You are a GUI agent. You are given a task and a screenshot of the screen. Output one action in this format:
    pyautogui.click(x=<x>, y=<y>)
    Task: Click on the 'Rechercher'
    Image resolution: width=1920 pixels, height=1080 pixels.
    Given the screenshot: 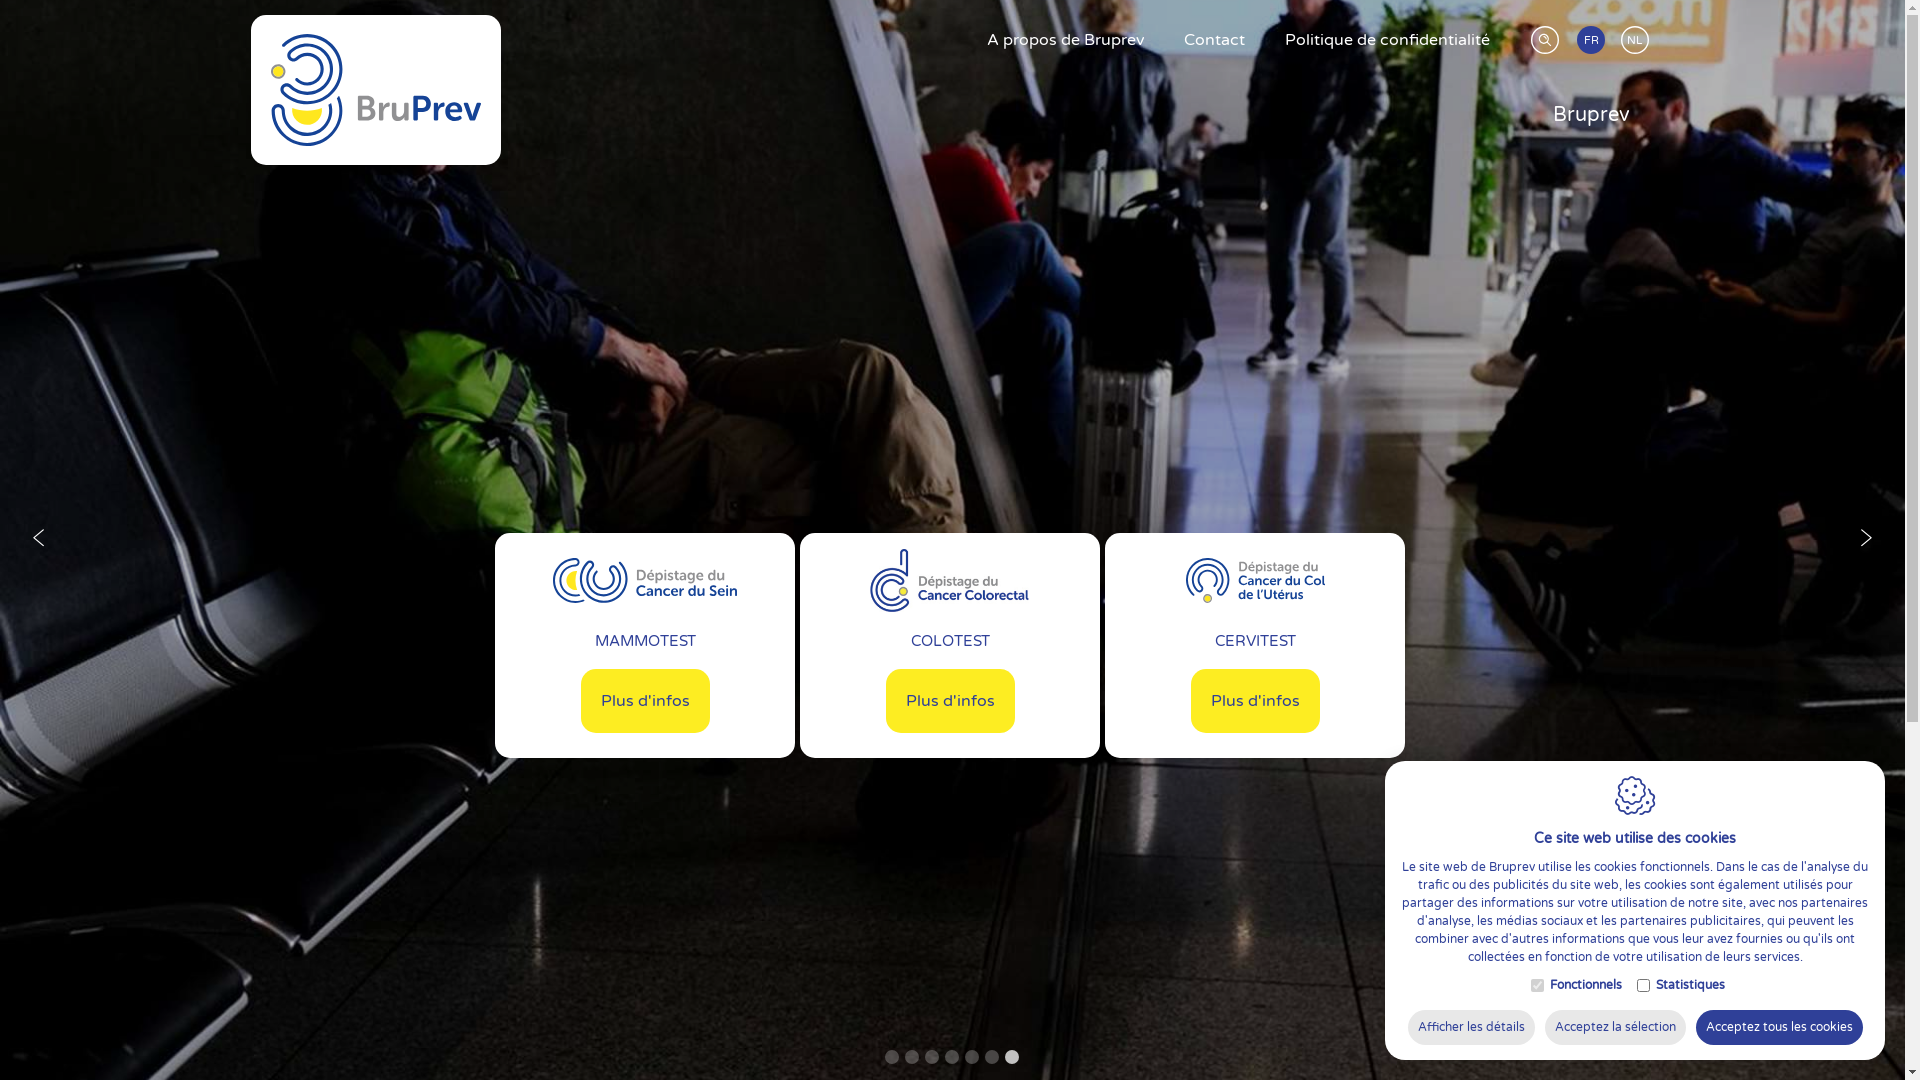 What is the action you would take?
    pyautogui.click(x=1536, y=37)
    